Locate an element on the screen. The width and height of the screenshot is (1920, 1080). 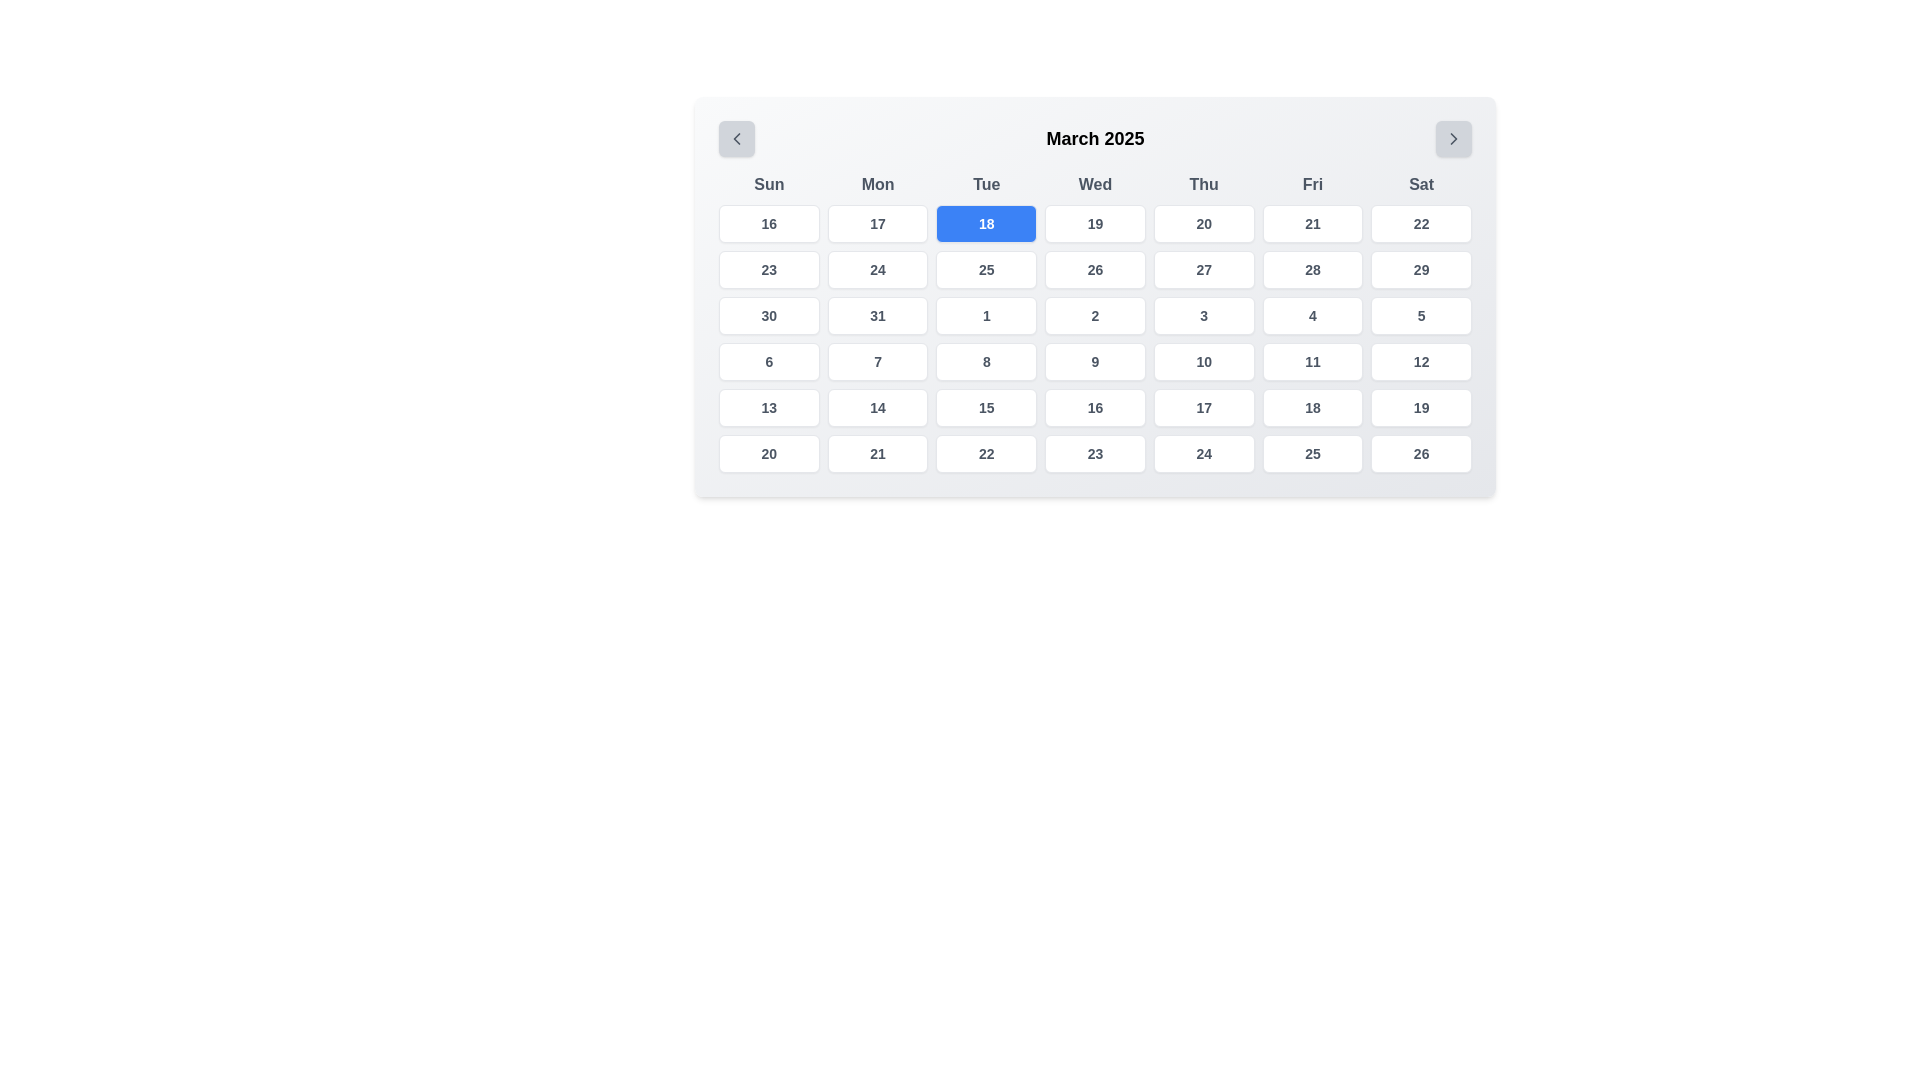
the button representing the date '6' in the calendar for March 2025 is located at coordinates (768, 362).